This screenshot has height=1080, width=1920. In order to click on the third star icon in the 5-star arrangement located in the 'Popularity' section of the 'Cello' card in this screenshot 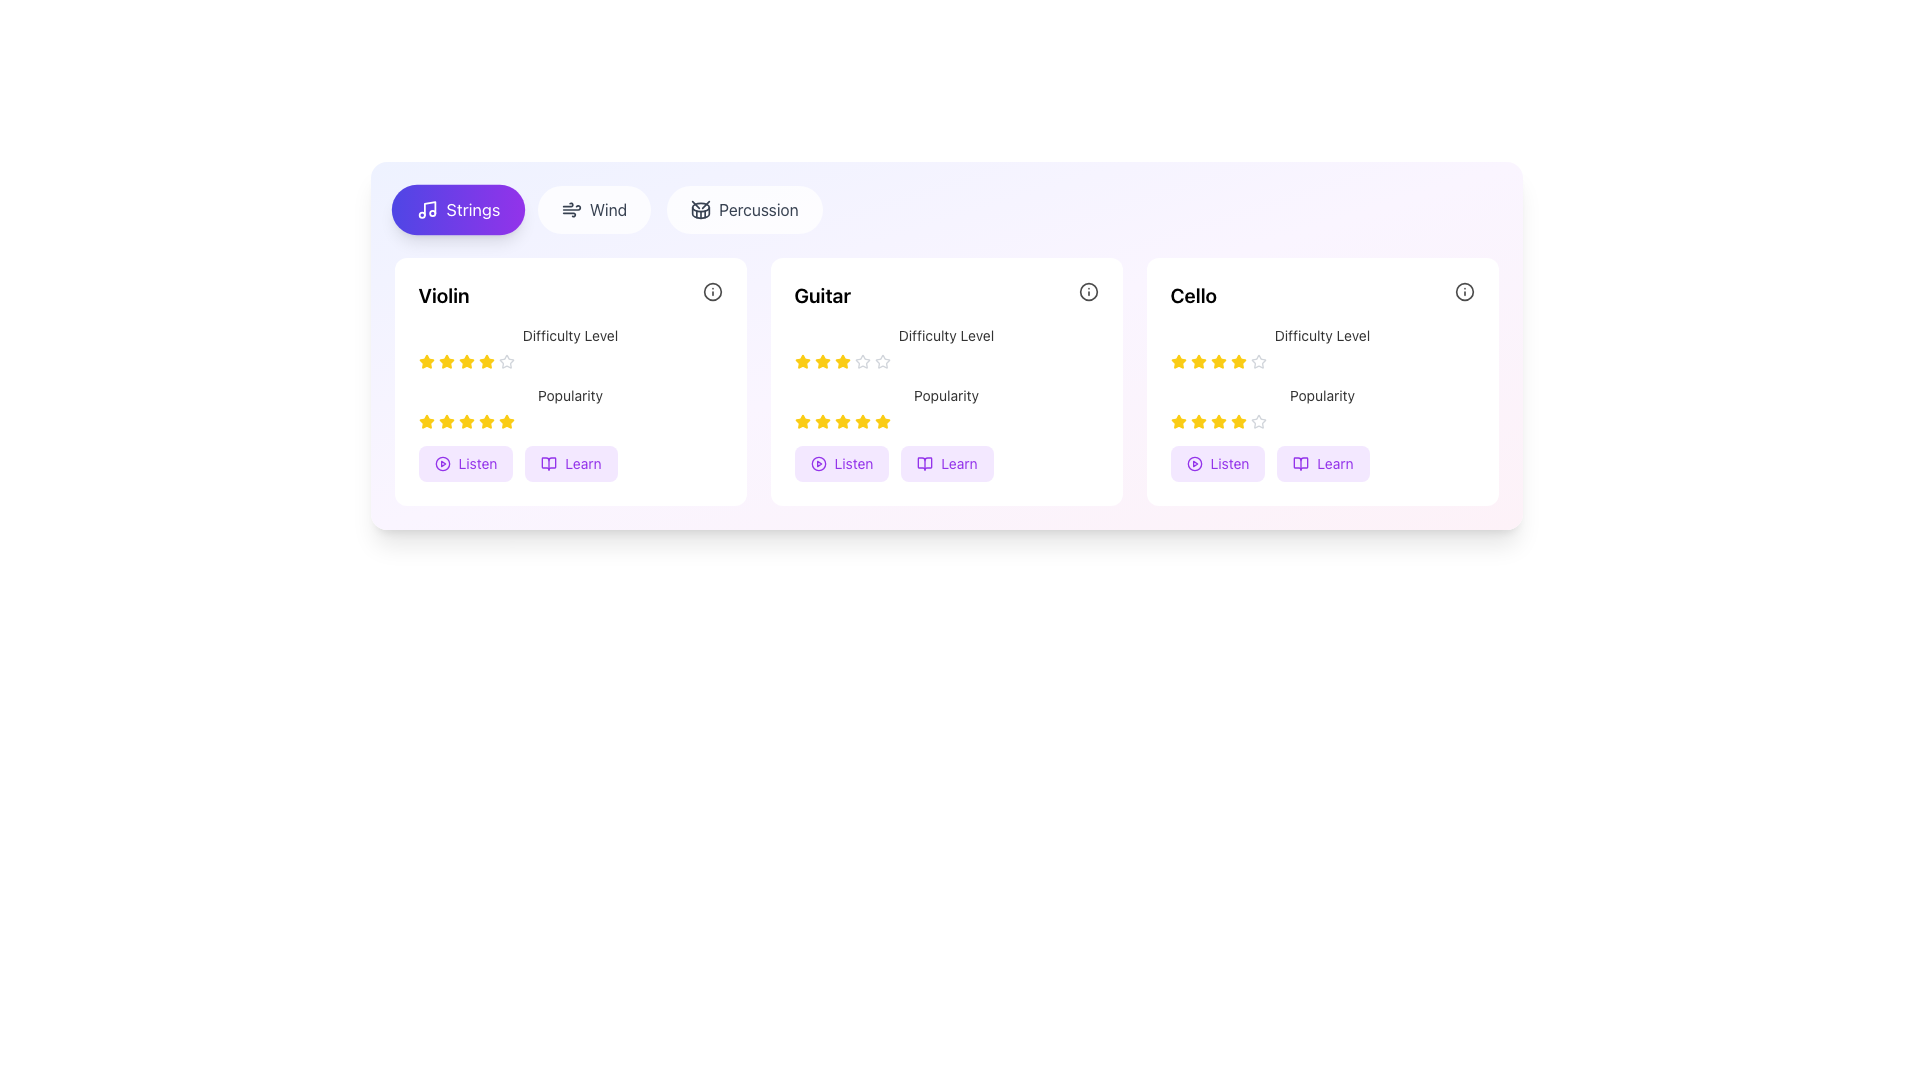, I will do `click(1198, 420)`.